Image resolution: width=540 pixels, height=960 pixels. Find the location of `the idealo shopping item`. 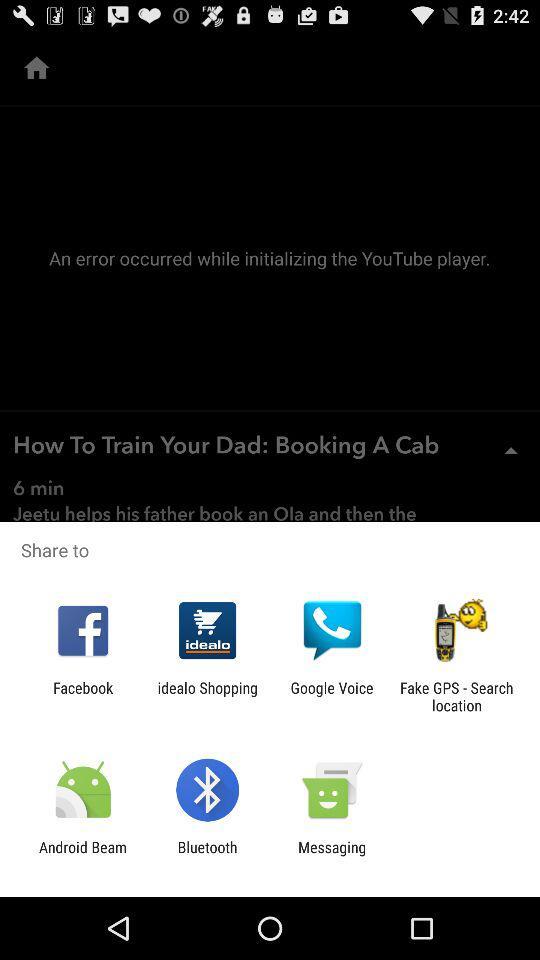

the idealo shopping item is located at coordinates (206, 696).